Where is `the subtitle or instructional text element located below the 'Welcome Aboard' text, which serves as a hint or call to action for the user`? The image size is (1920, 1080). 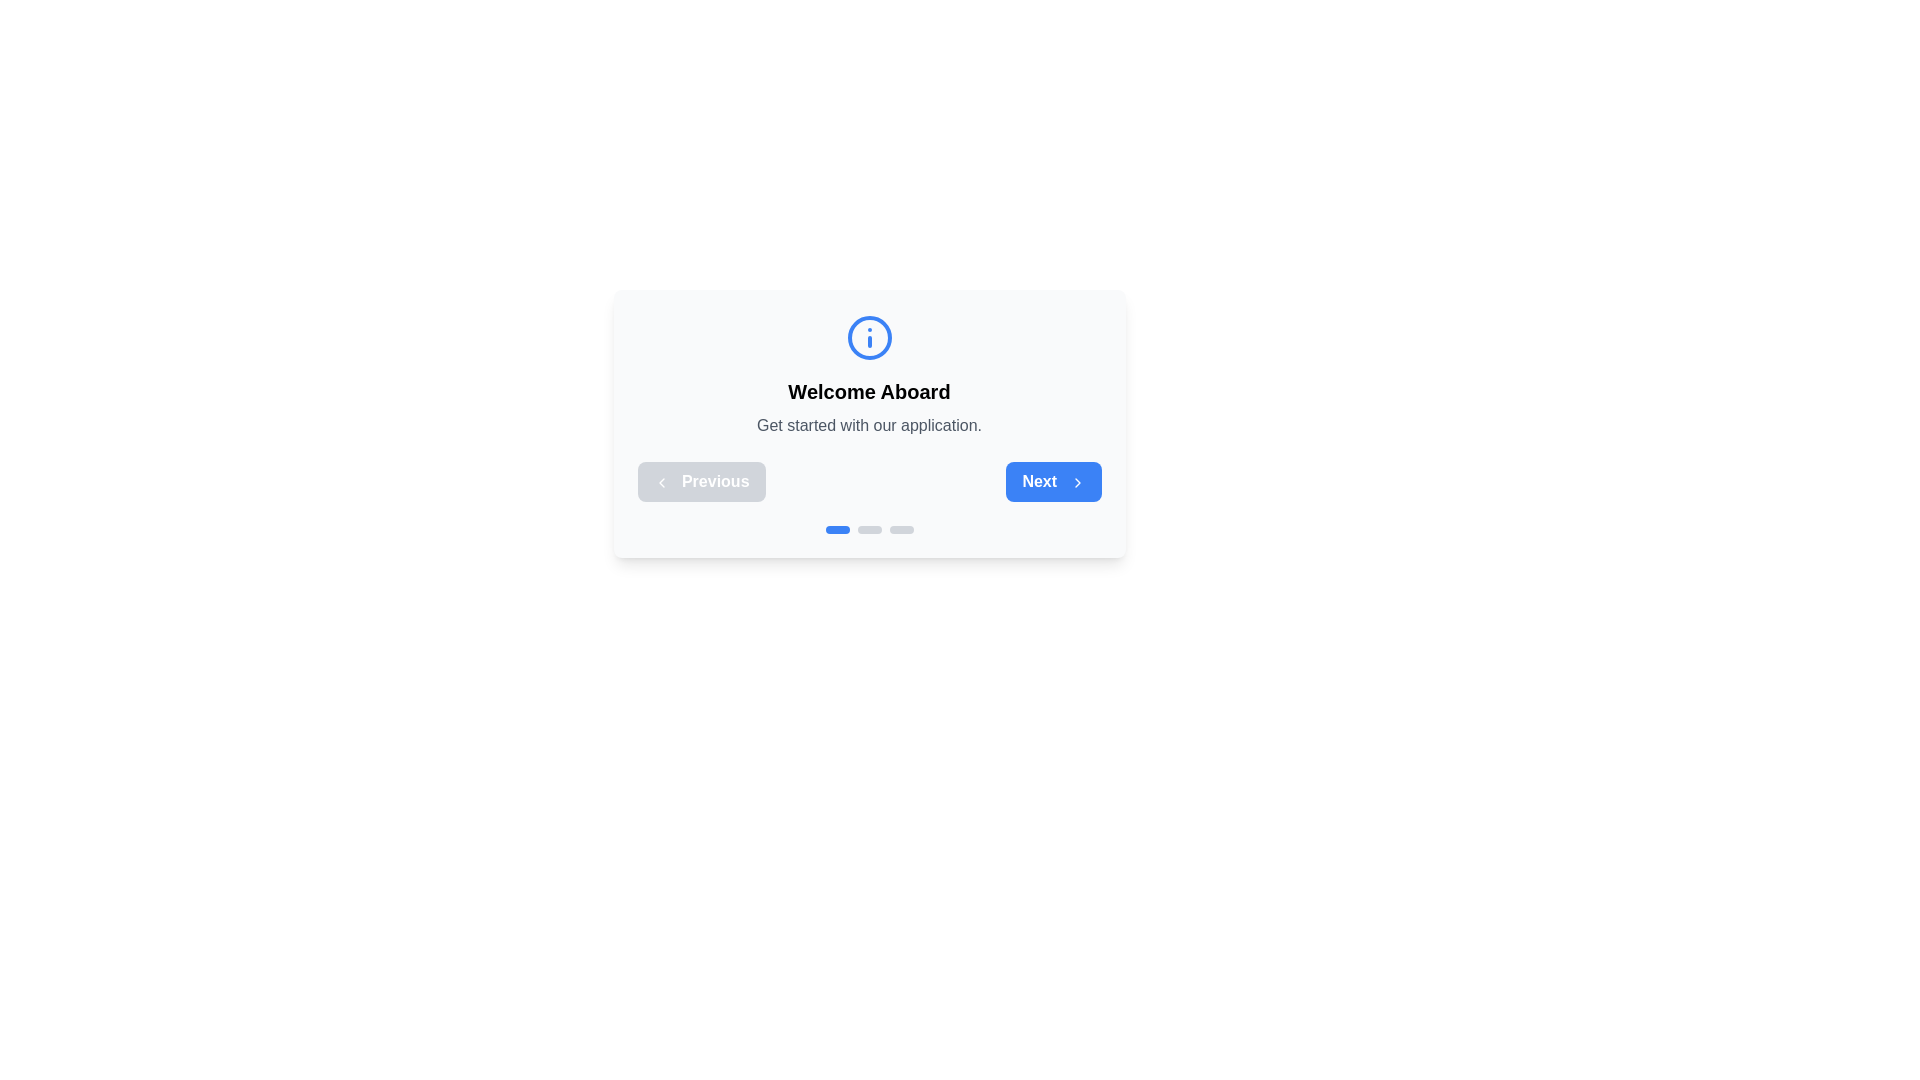 the subtitle or instructional text element located below the 'Welcome Aboard' text, which serves as a hint or call to action for the user is located at coordinates (869, 424).